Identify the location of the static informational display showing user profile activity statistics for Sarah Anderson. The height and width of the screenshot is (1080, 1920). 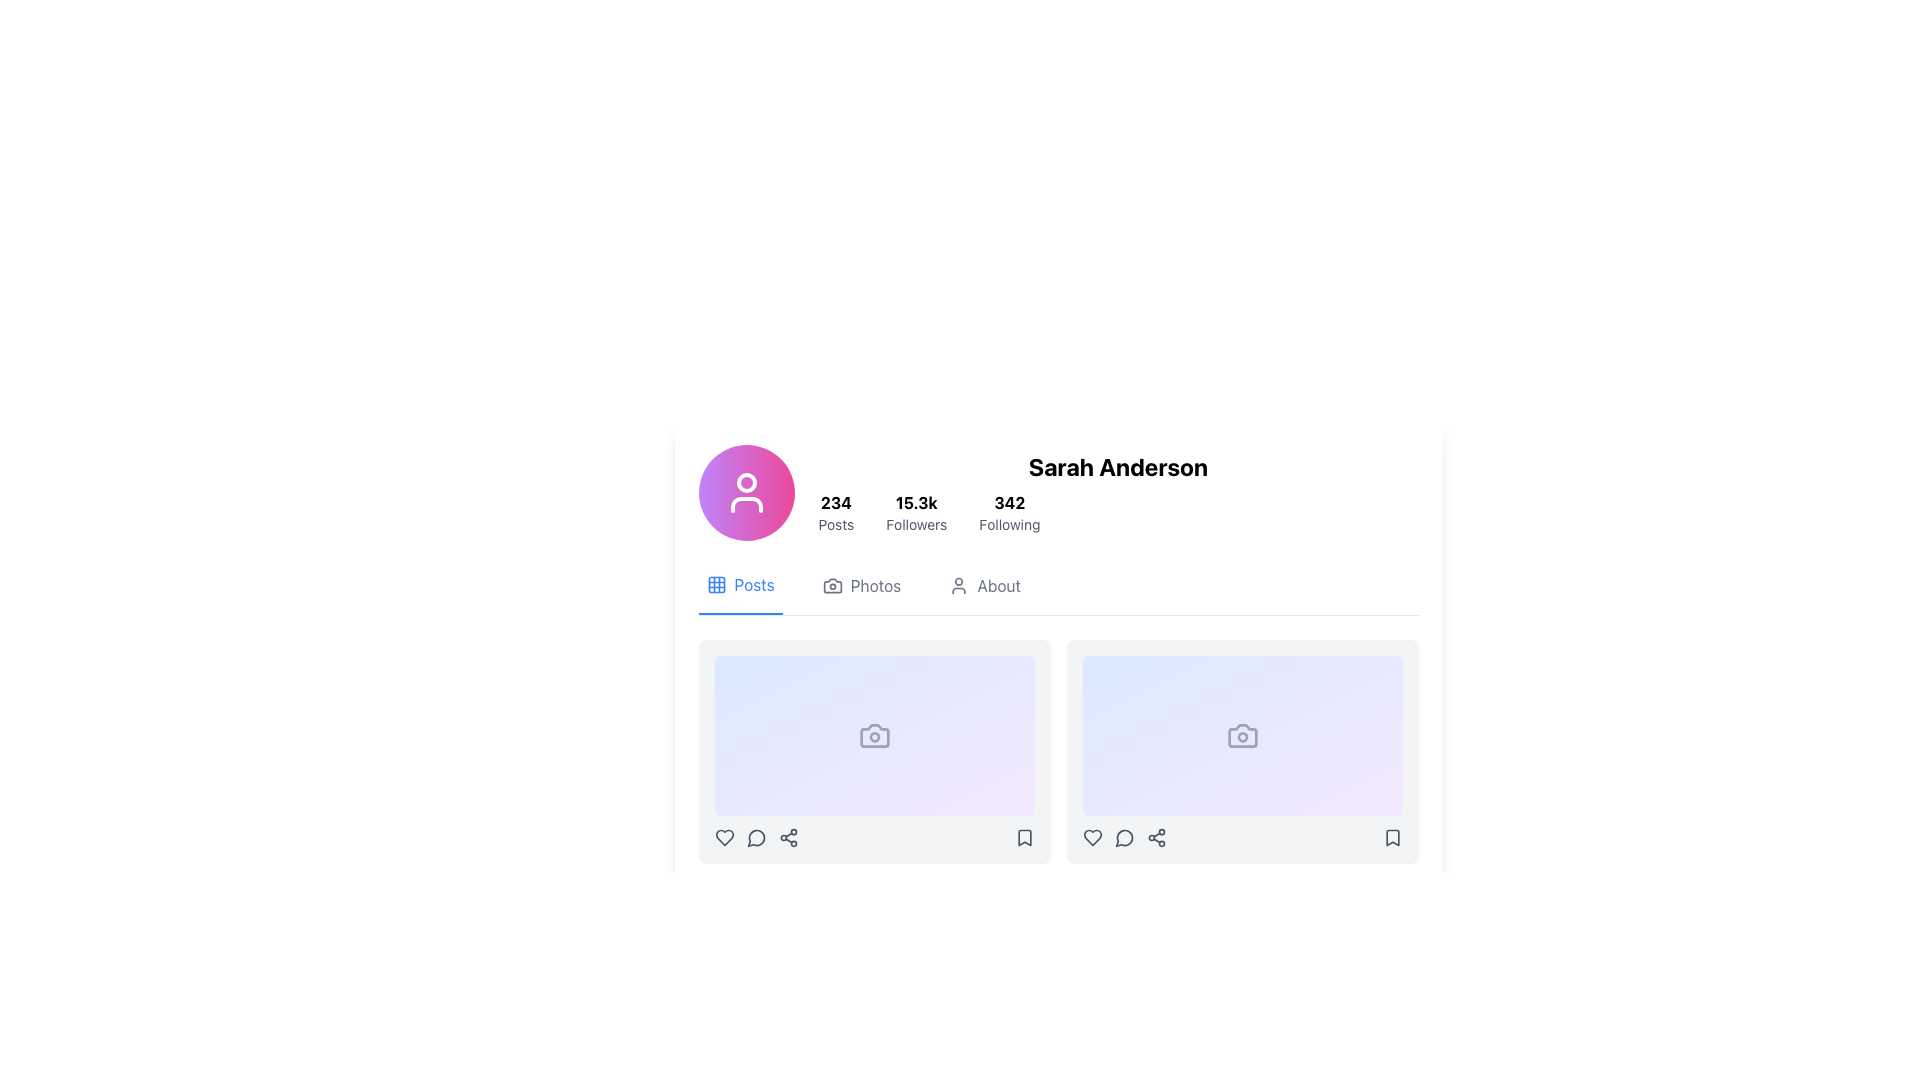
(1117, 512).